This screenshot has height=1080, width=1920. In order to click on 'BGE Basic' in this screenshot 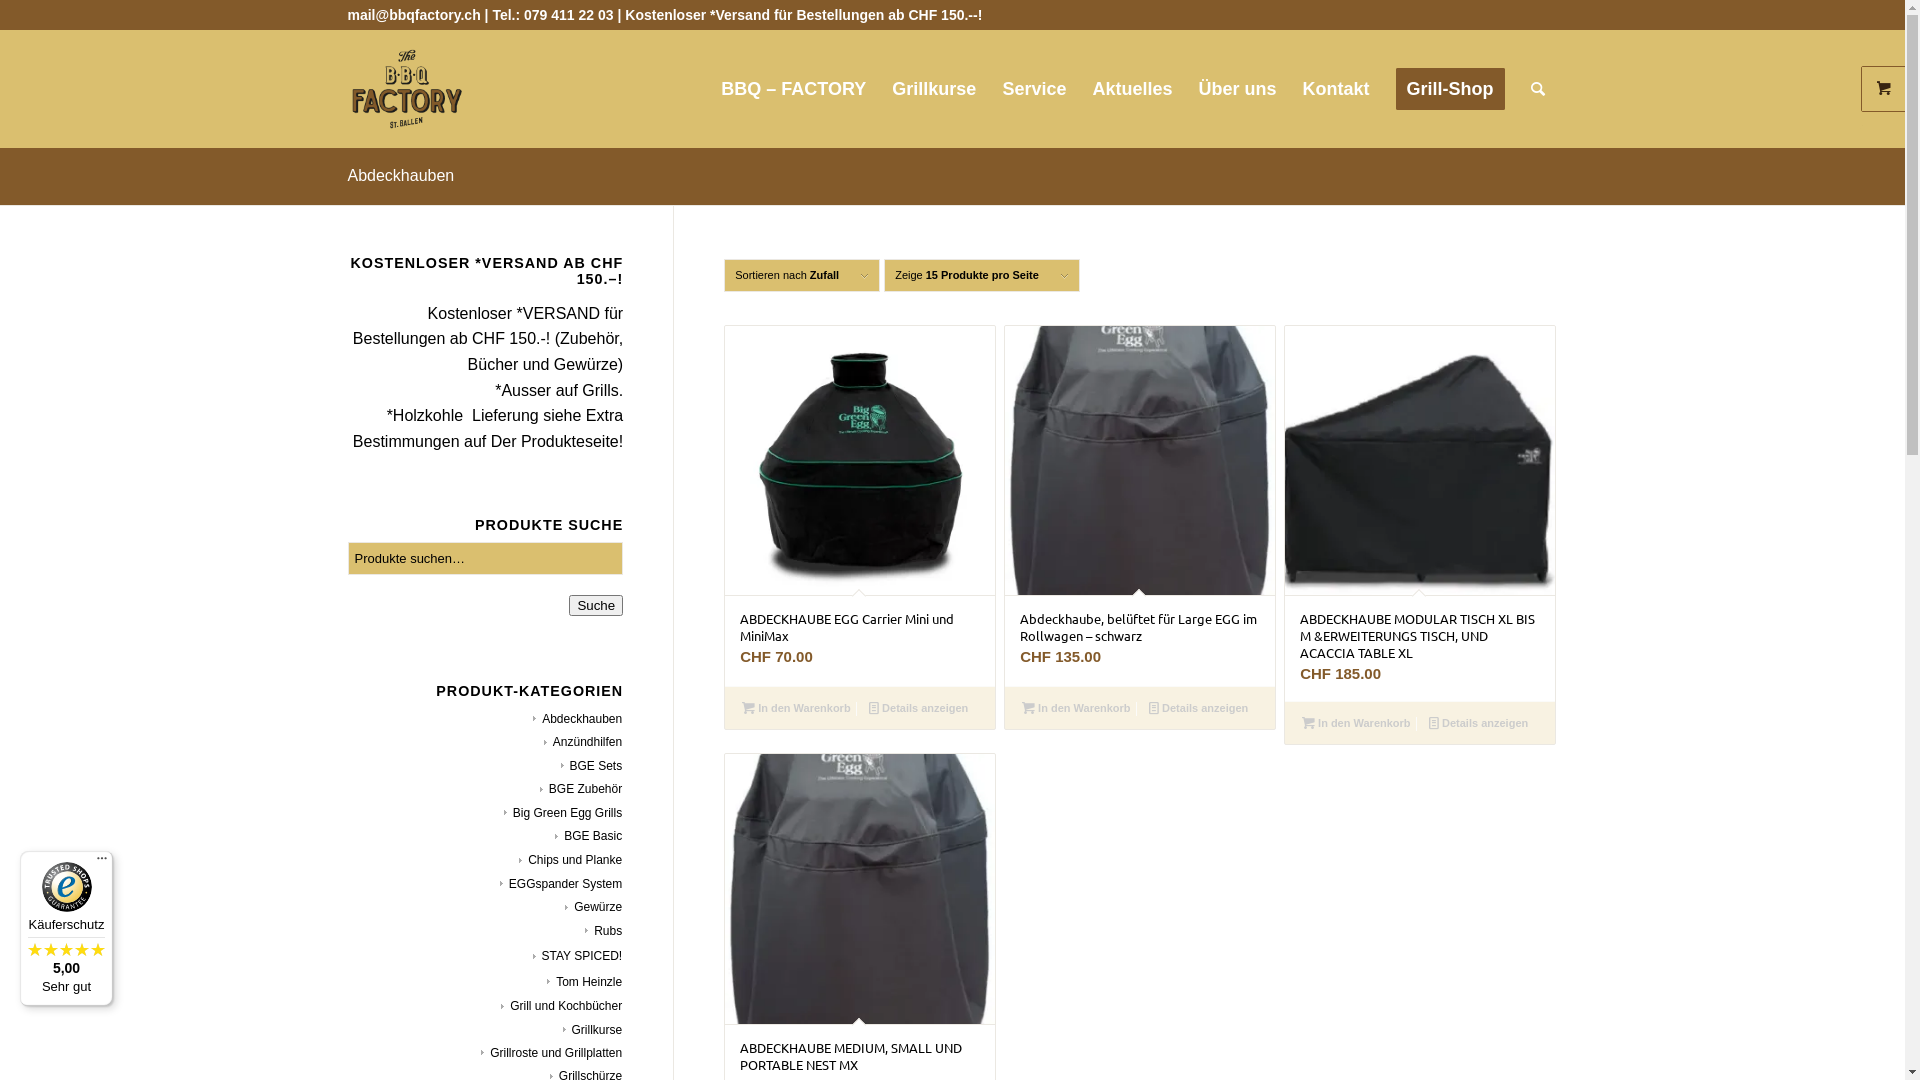, I will do `click(587, 836)`.